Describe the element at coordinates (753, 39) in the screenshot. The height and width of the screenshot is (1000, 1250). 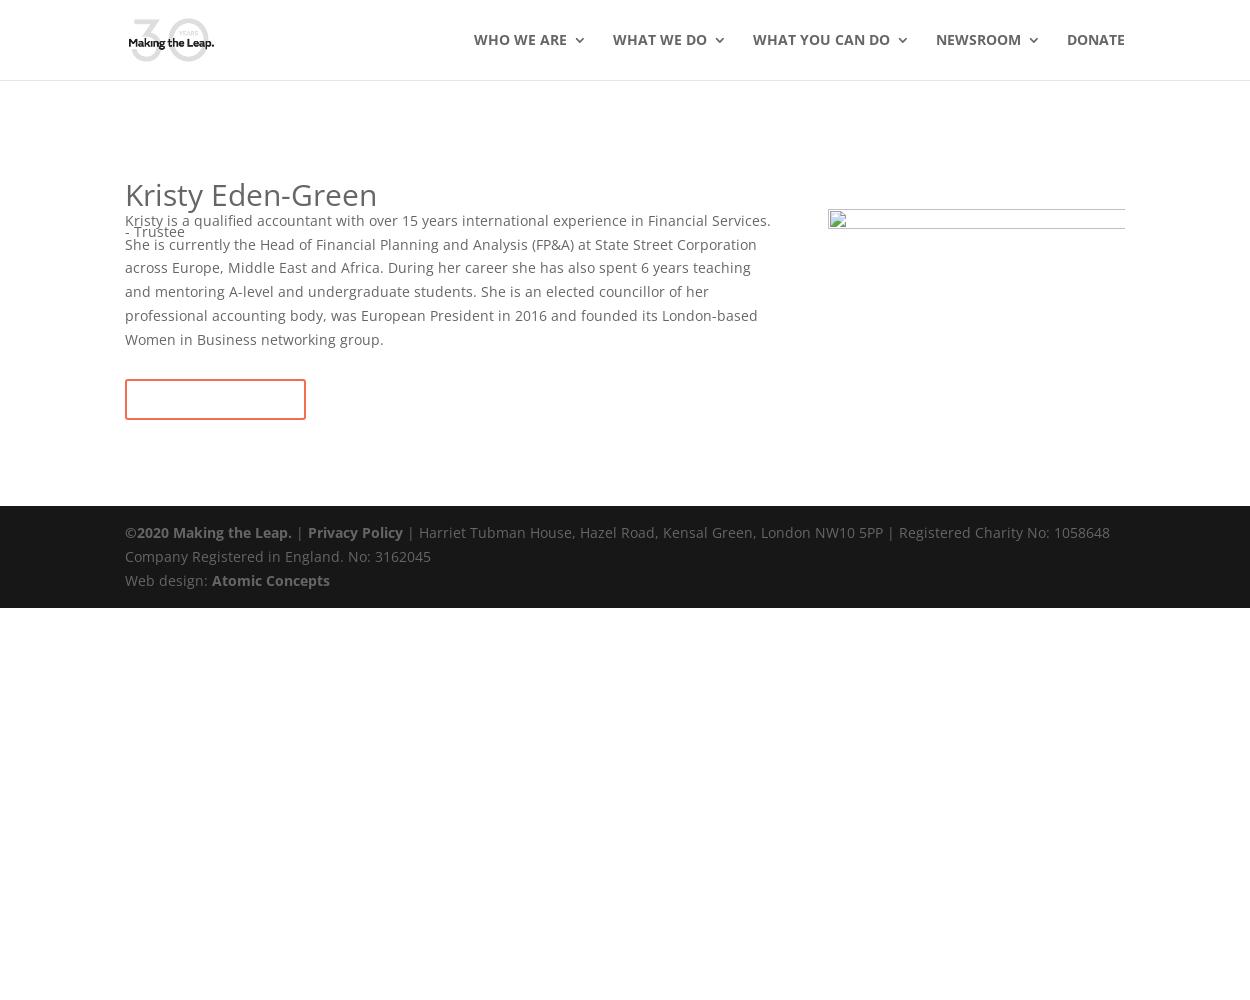
I see `'WHAT YOU CAN DO'` at that location.